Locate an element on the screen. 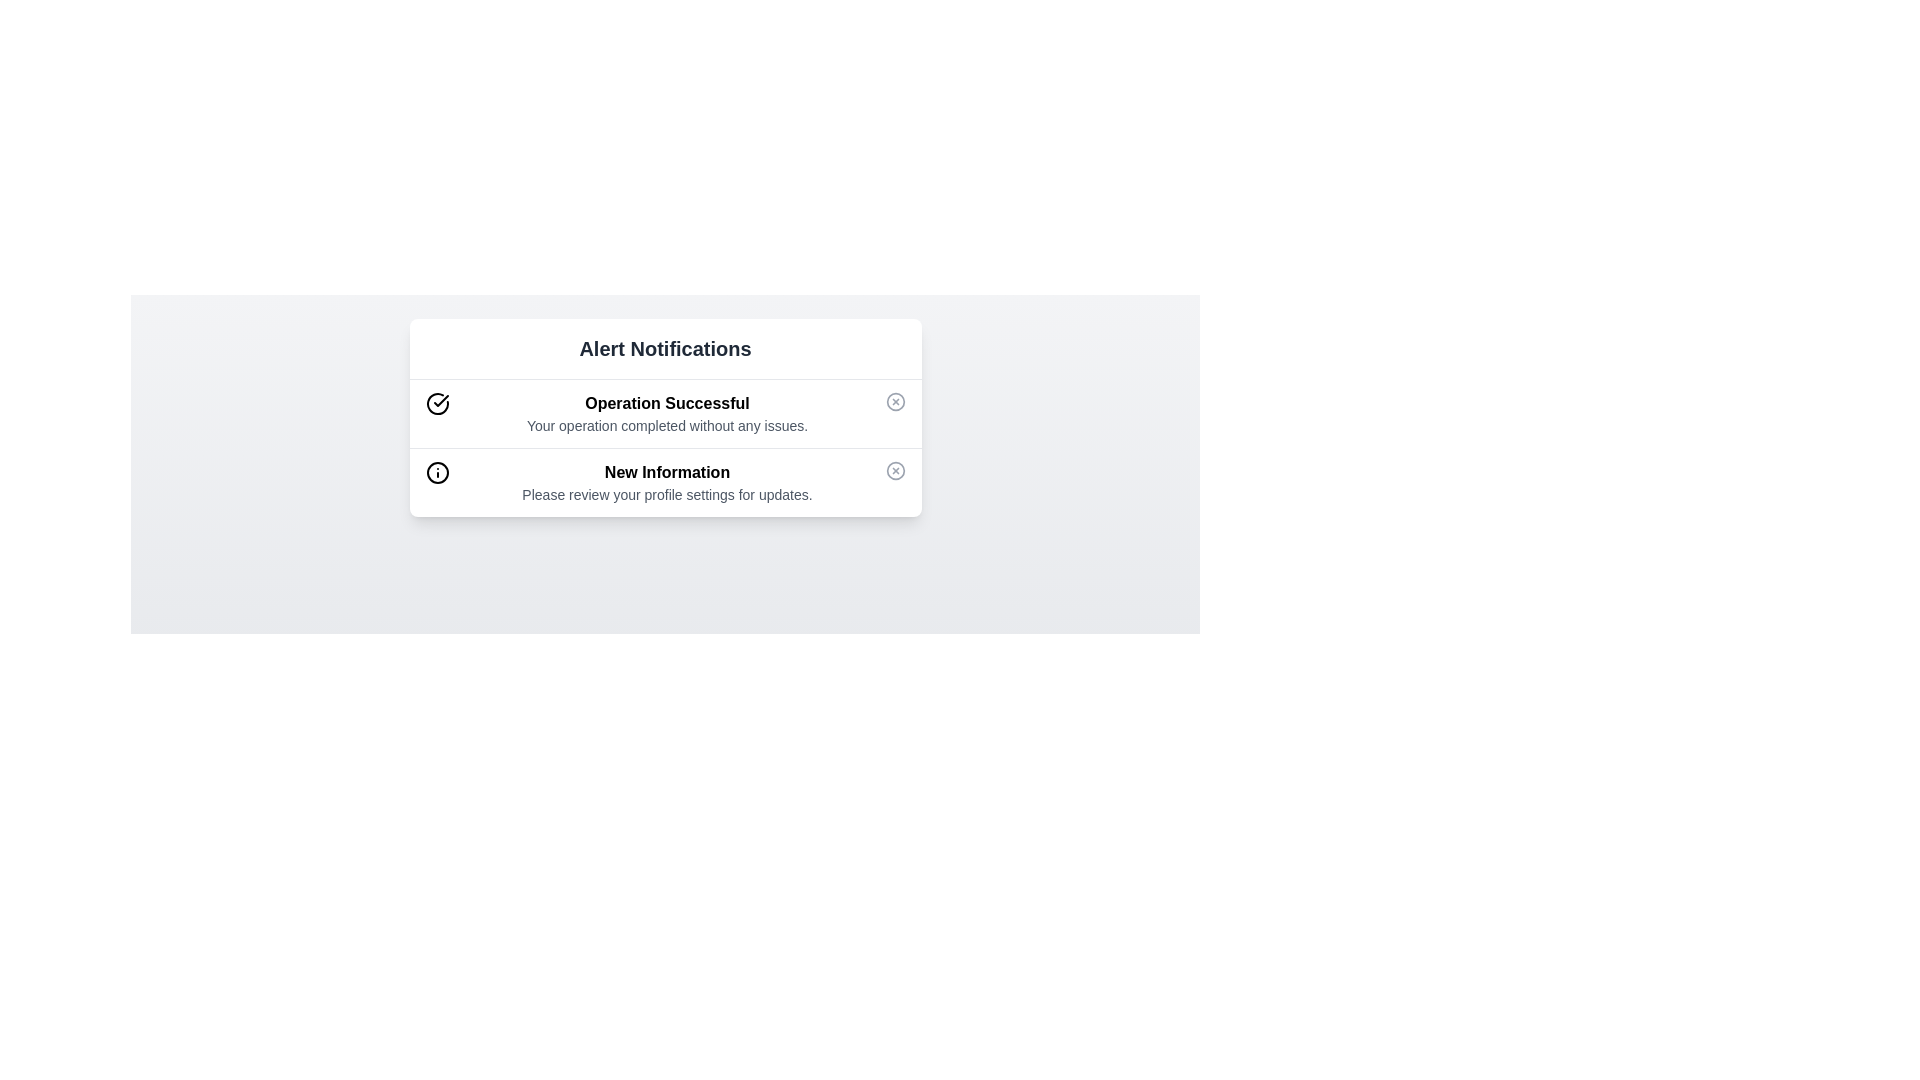 The image size is (1920, 1080). the checkmark icon within the circle-check icon in the top notification item labeled 'Operation Successful' is located at coordinates (440, 401).